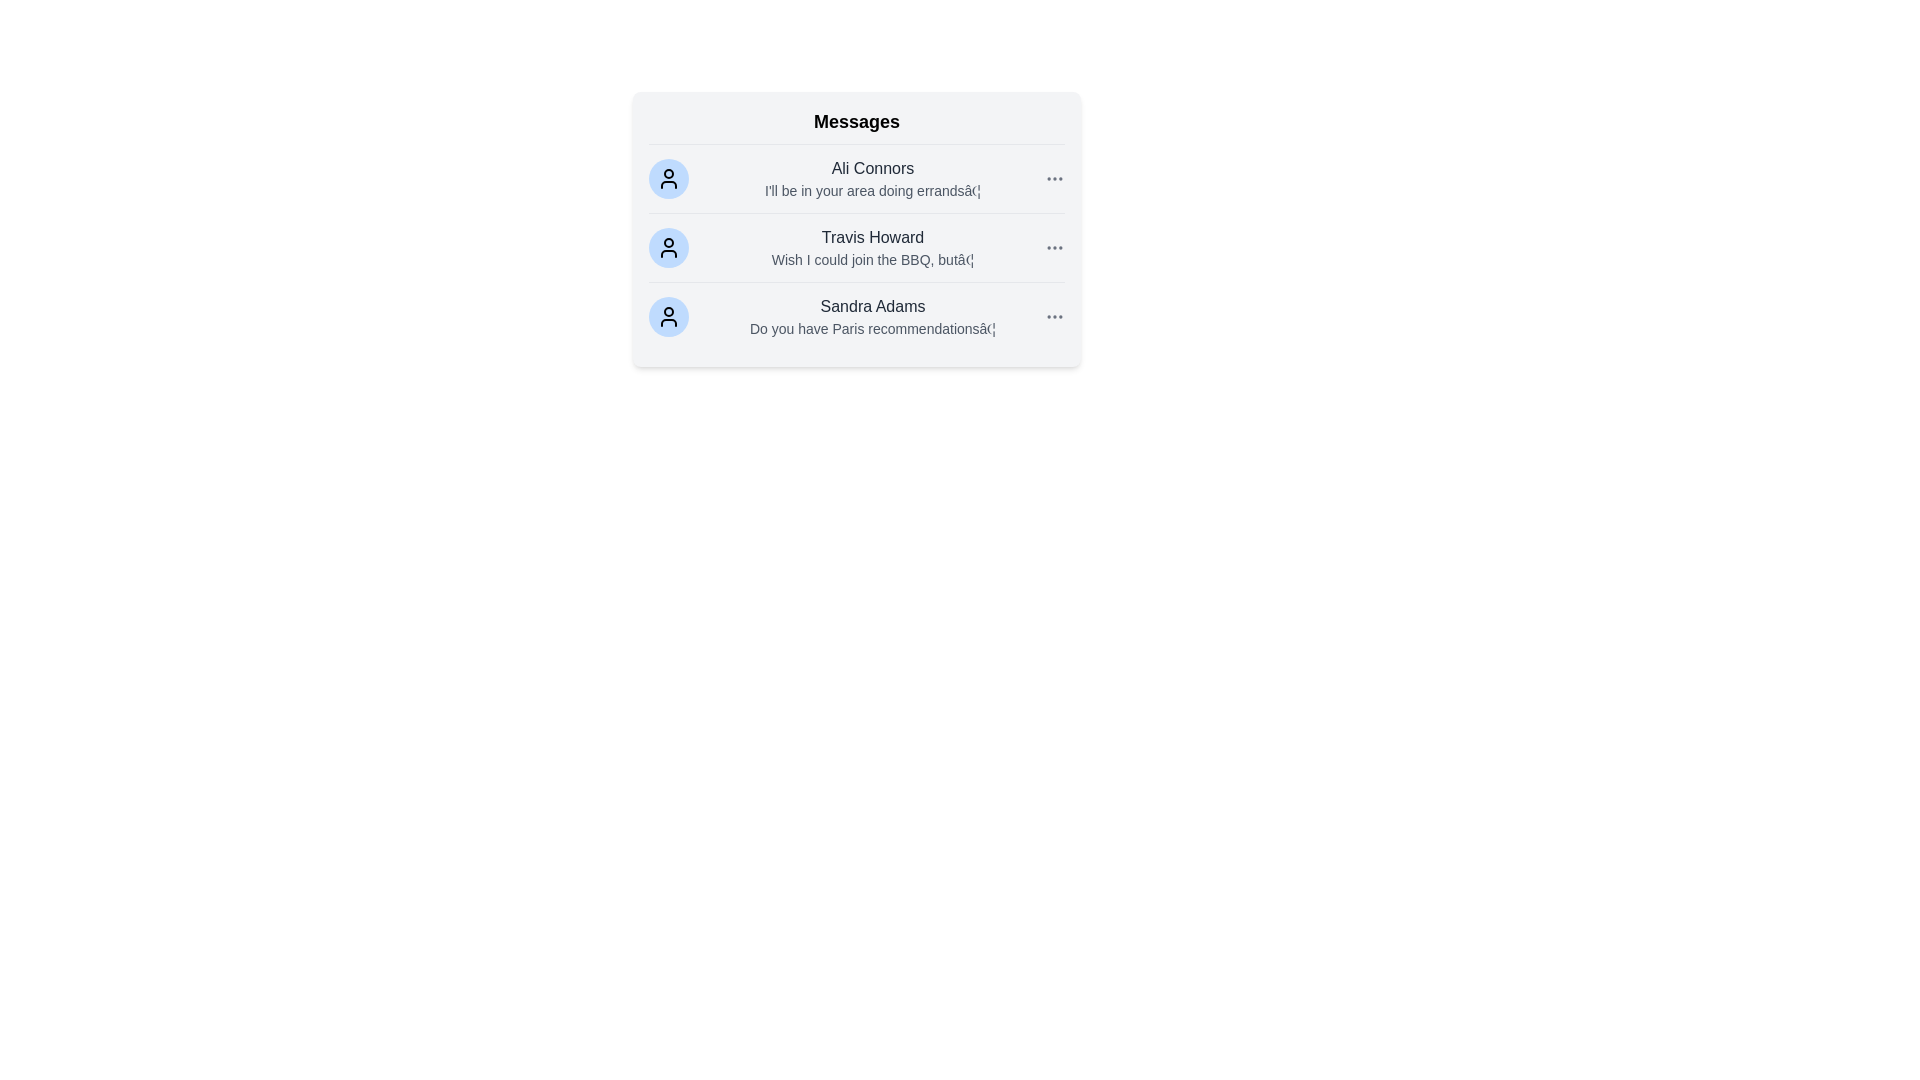 The width and height of the screenshot is (1920, 1080). Describe the element at coordinates (668, 246) in the screenshot. I see `the circular blue Avatar icon featuring a user silhouette, located to the left of the text 'Travis Howard'` at that location.